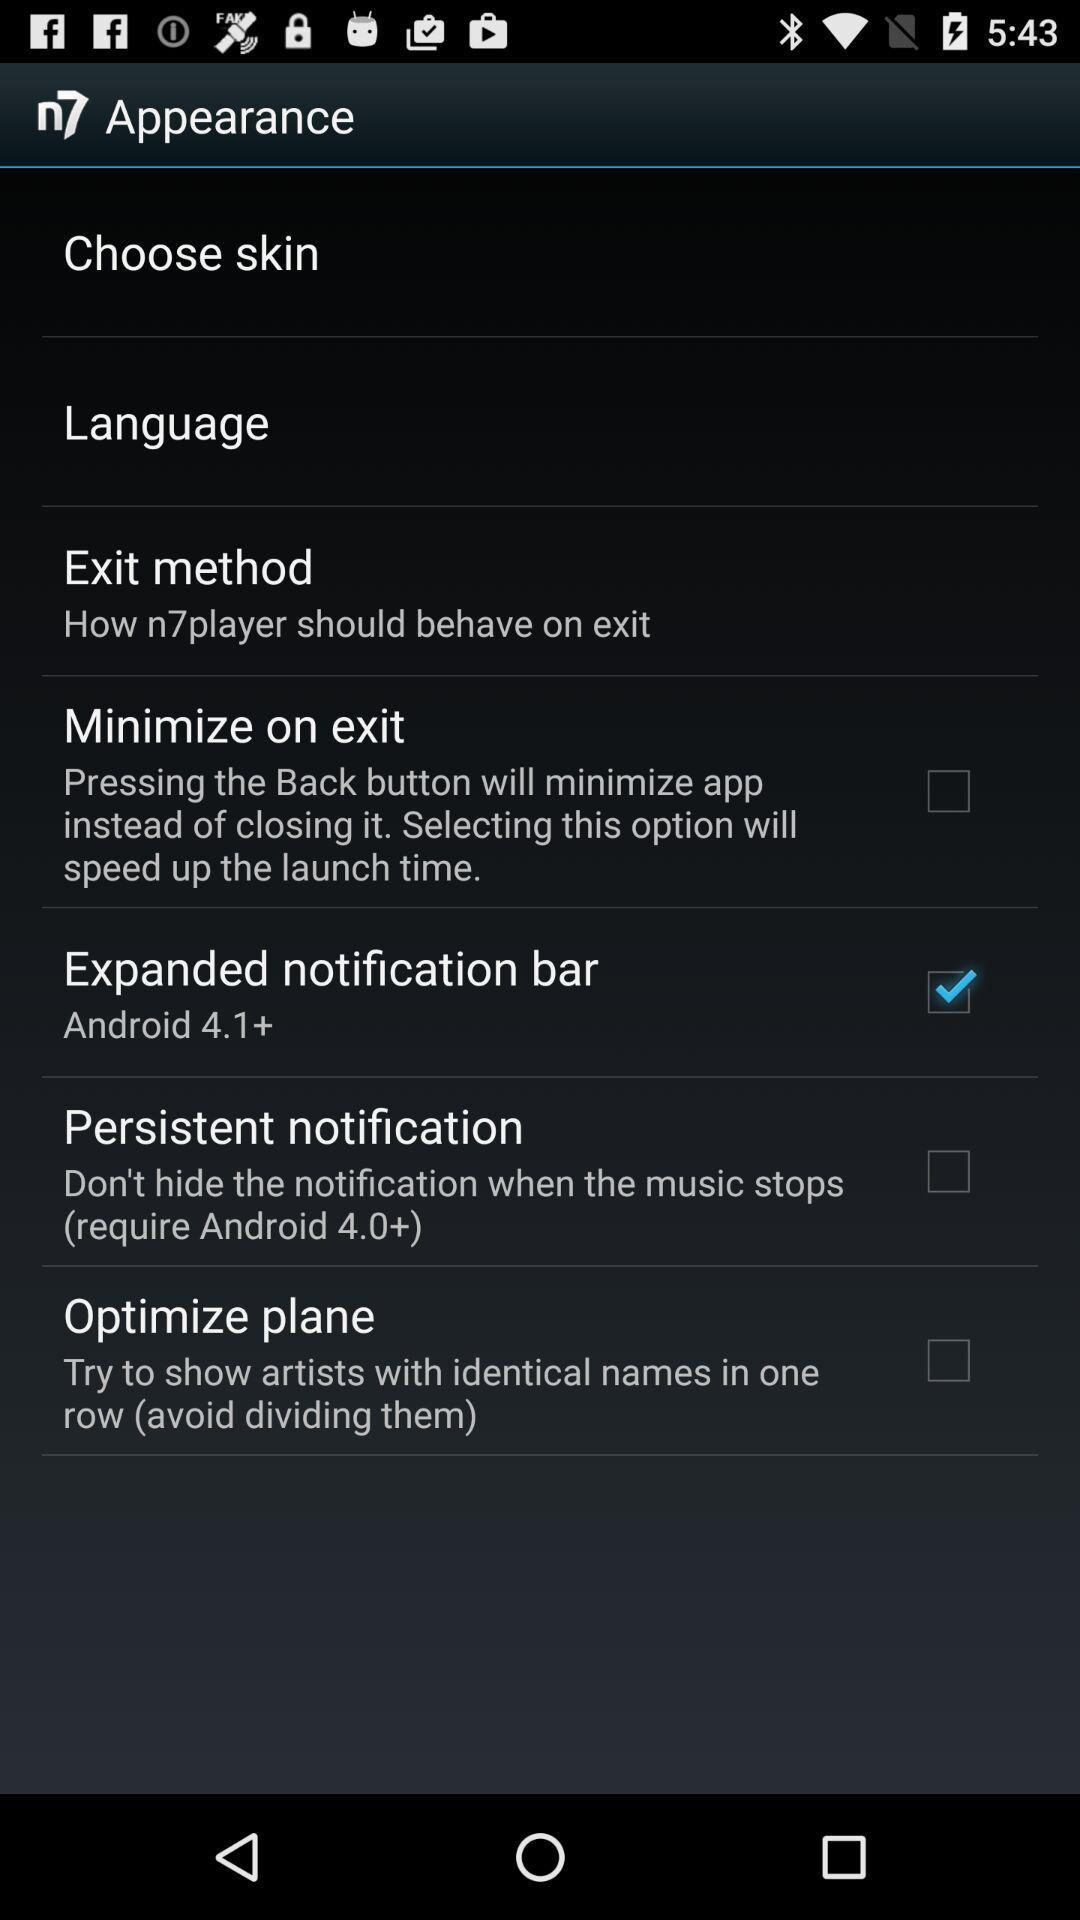 Image resolution: width=1080 pixels, height=1920 pixels. Describe the element at coordinates (165, 420) in the screenshot. I see `the app below the choose skin` at that location.